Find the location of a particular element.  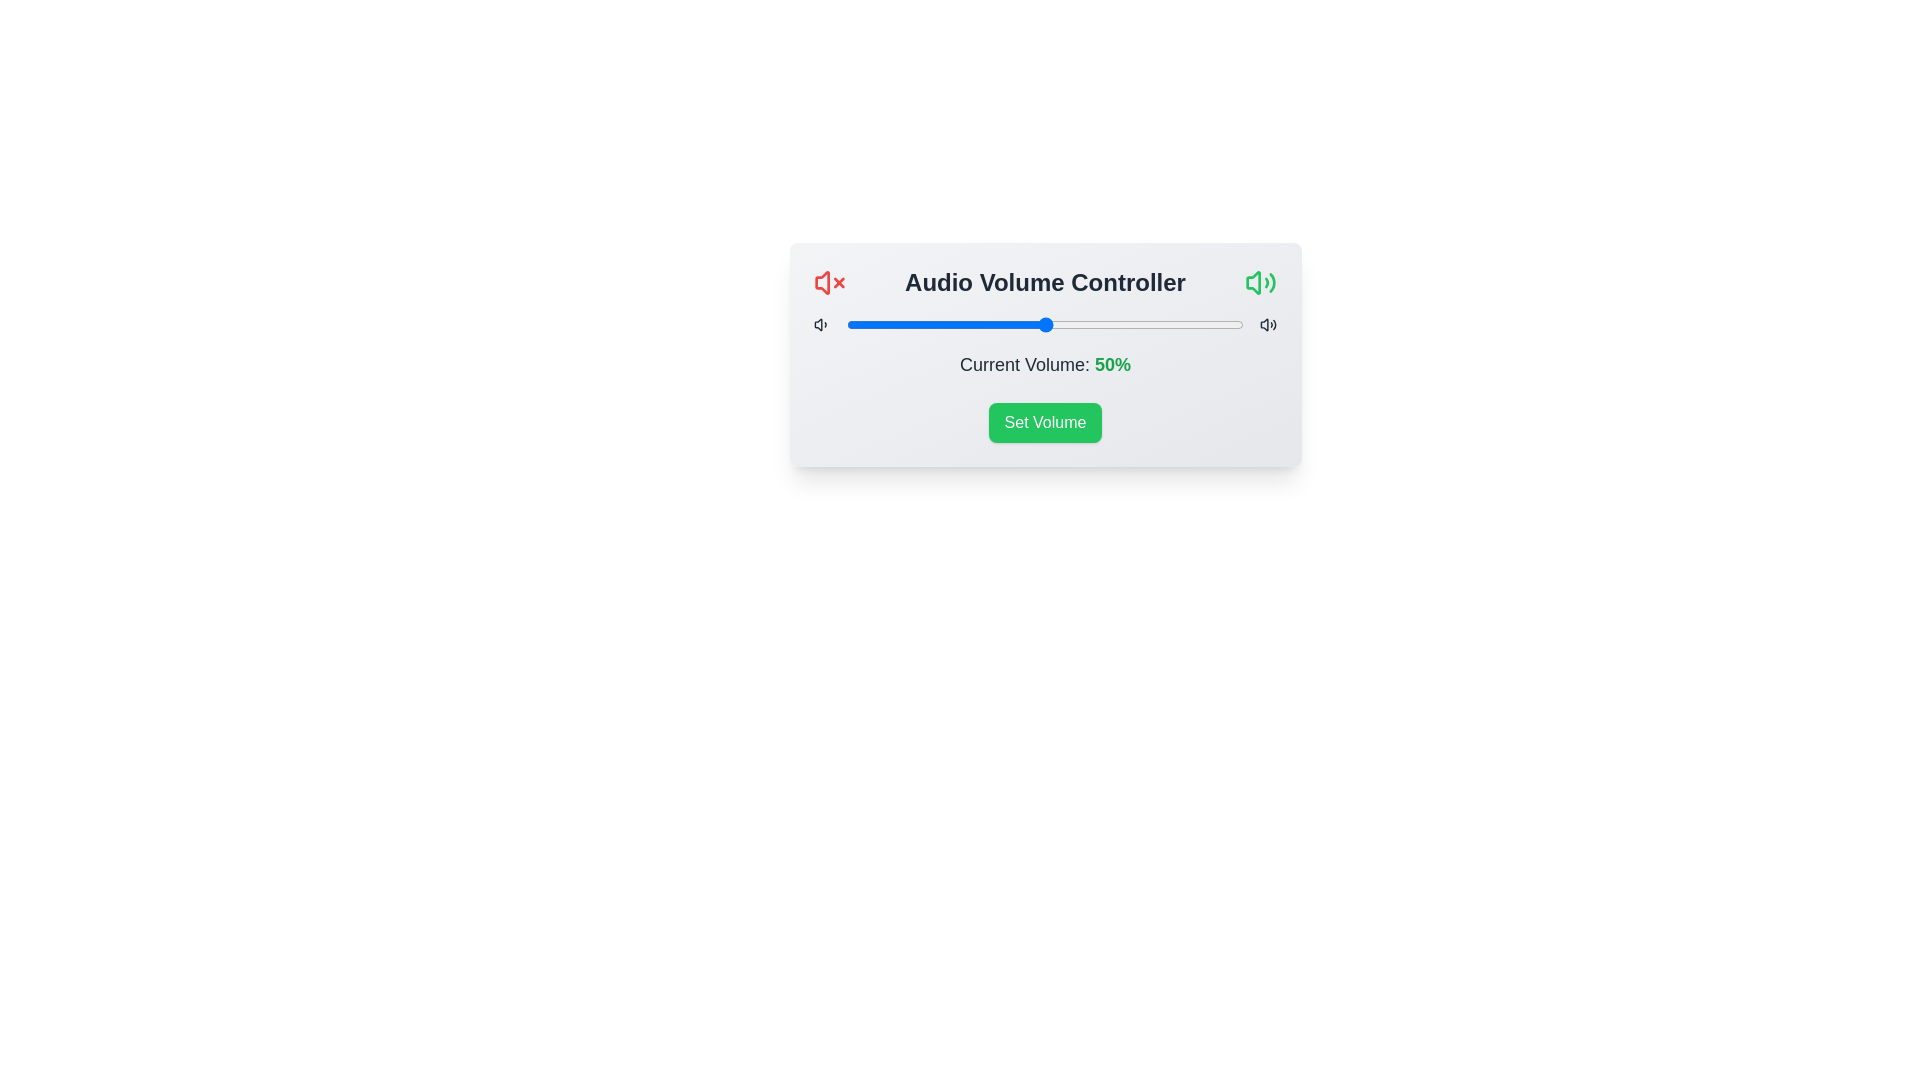

the 'Set Volume' button is located at coordinates (1044, 422).